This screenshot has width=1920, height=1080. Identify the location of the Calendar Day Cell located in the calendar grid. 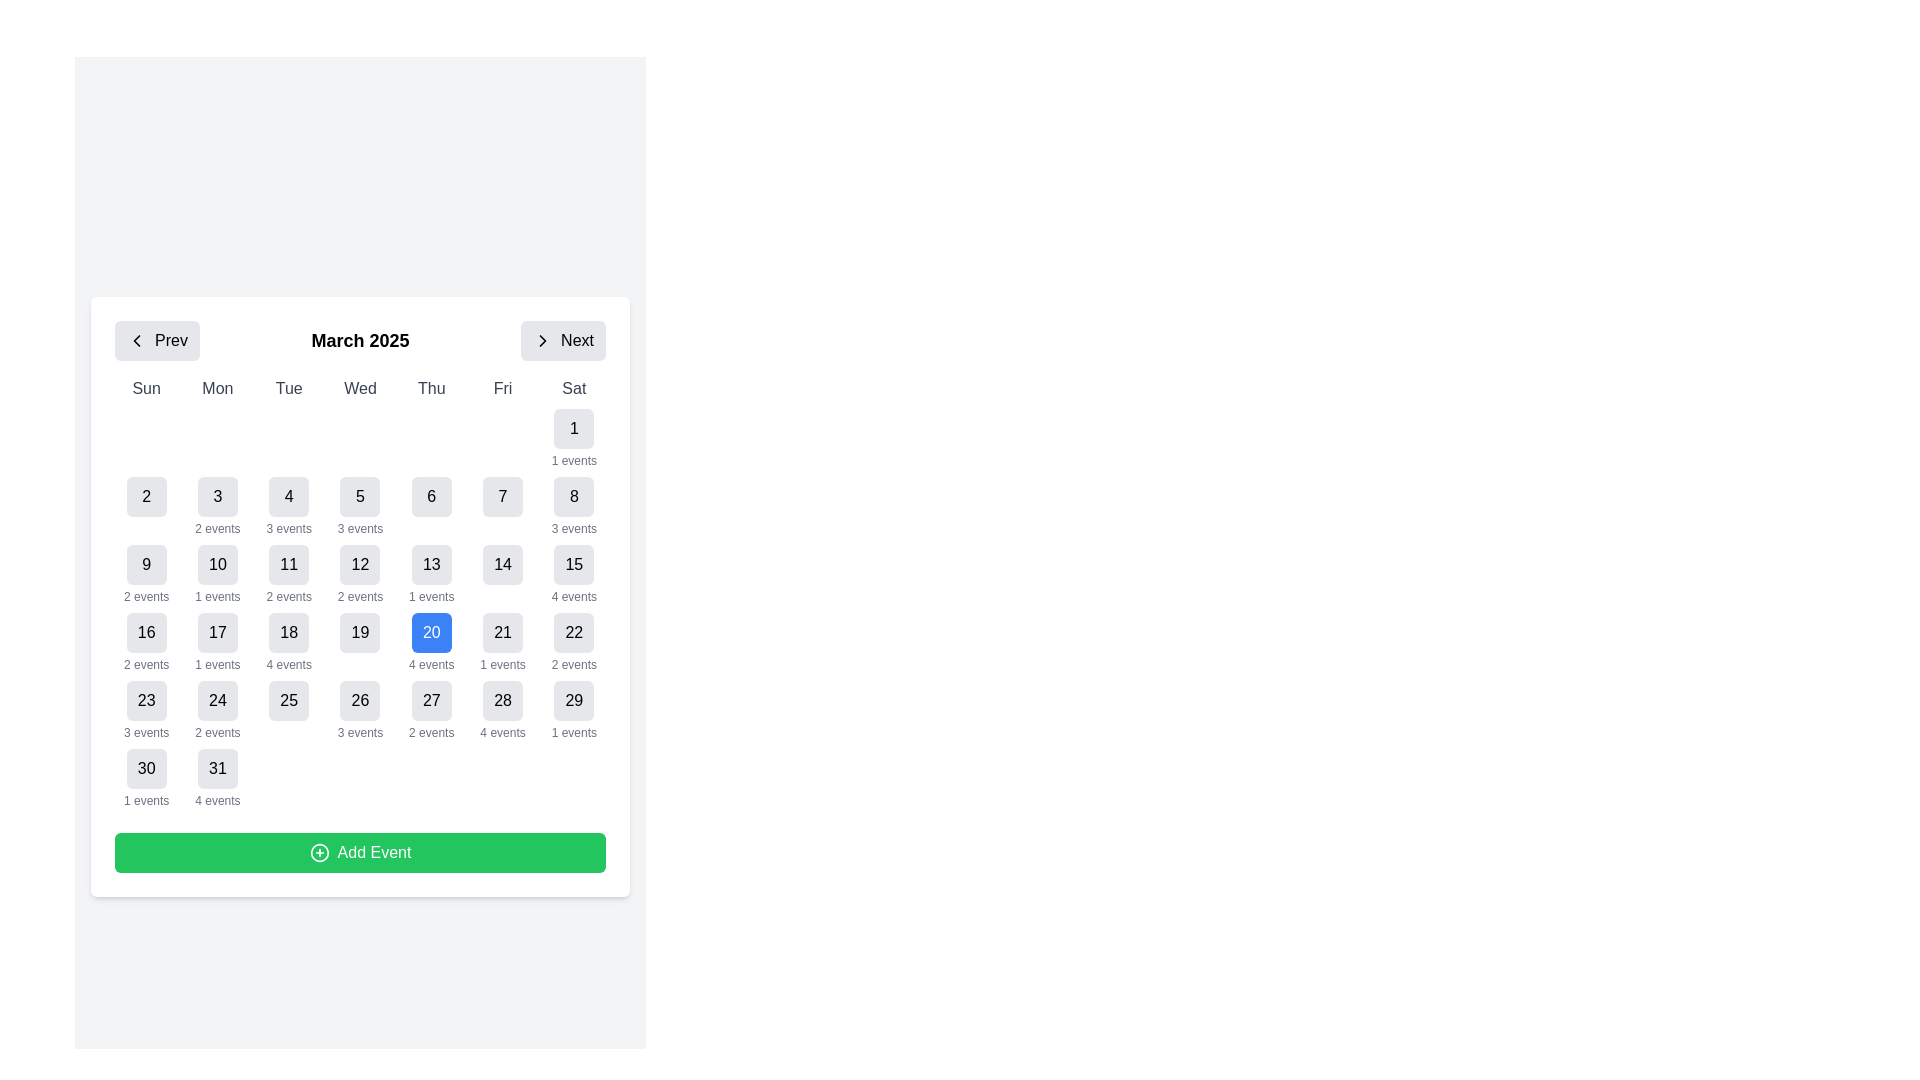
(360, 592).